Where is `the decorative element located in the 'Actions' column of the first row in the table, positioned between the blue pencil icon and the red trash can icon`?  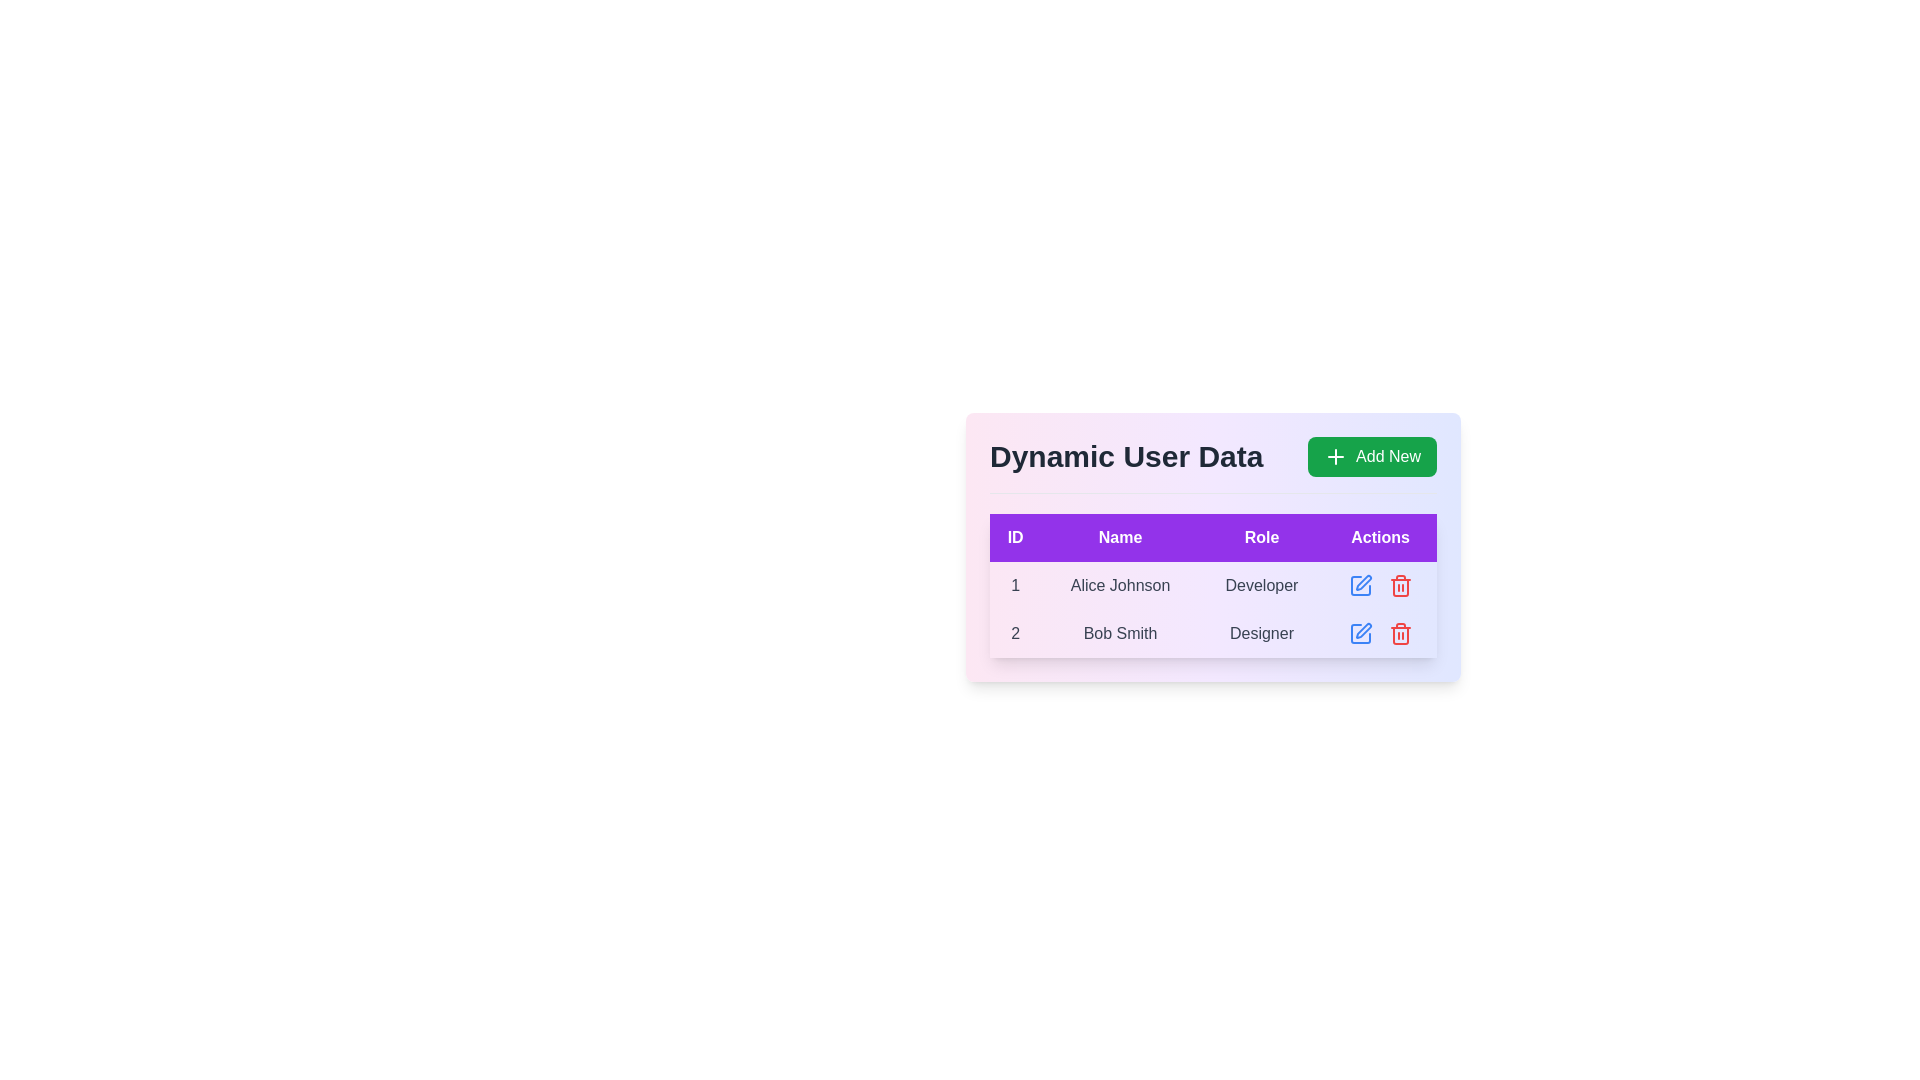
the decorative element located in the 'Actions' column of the first row in the table, positioned between the blue pencil icon and the red trash can icon is located at coordinates (1379, 585).